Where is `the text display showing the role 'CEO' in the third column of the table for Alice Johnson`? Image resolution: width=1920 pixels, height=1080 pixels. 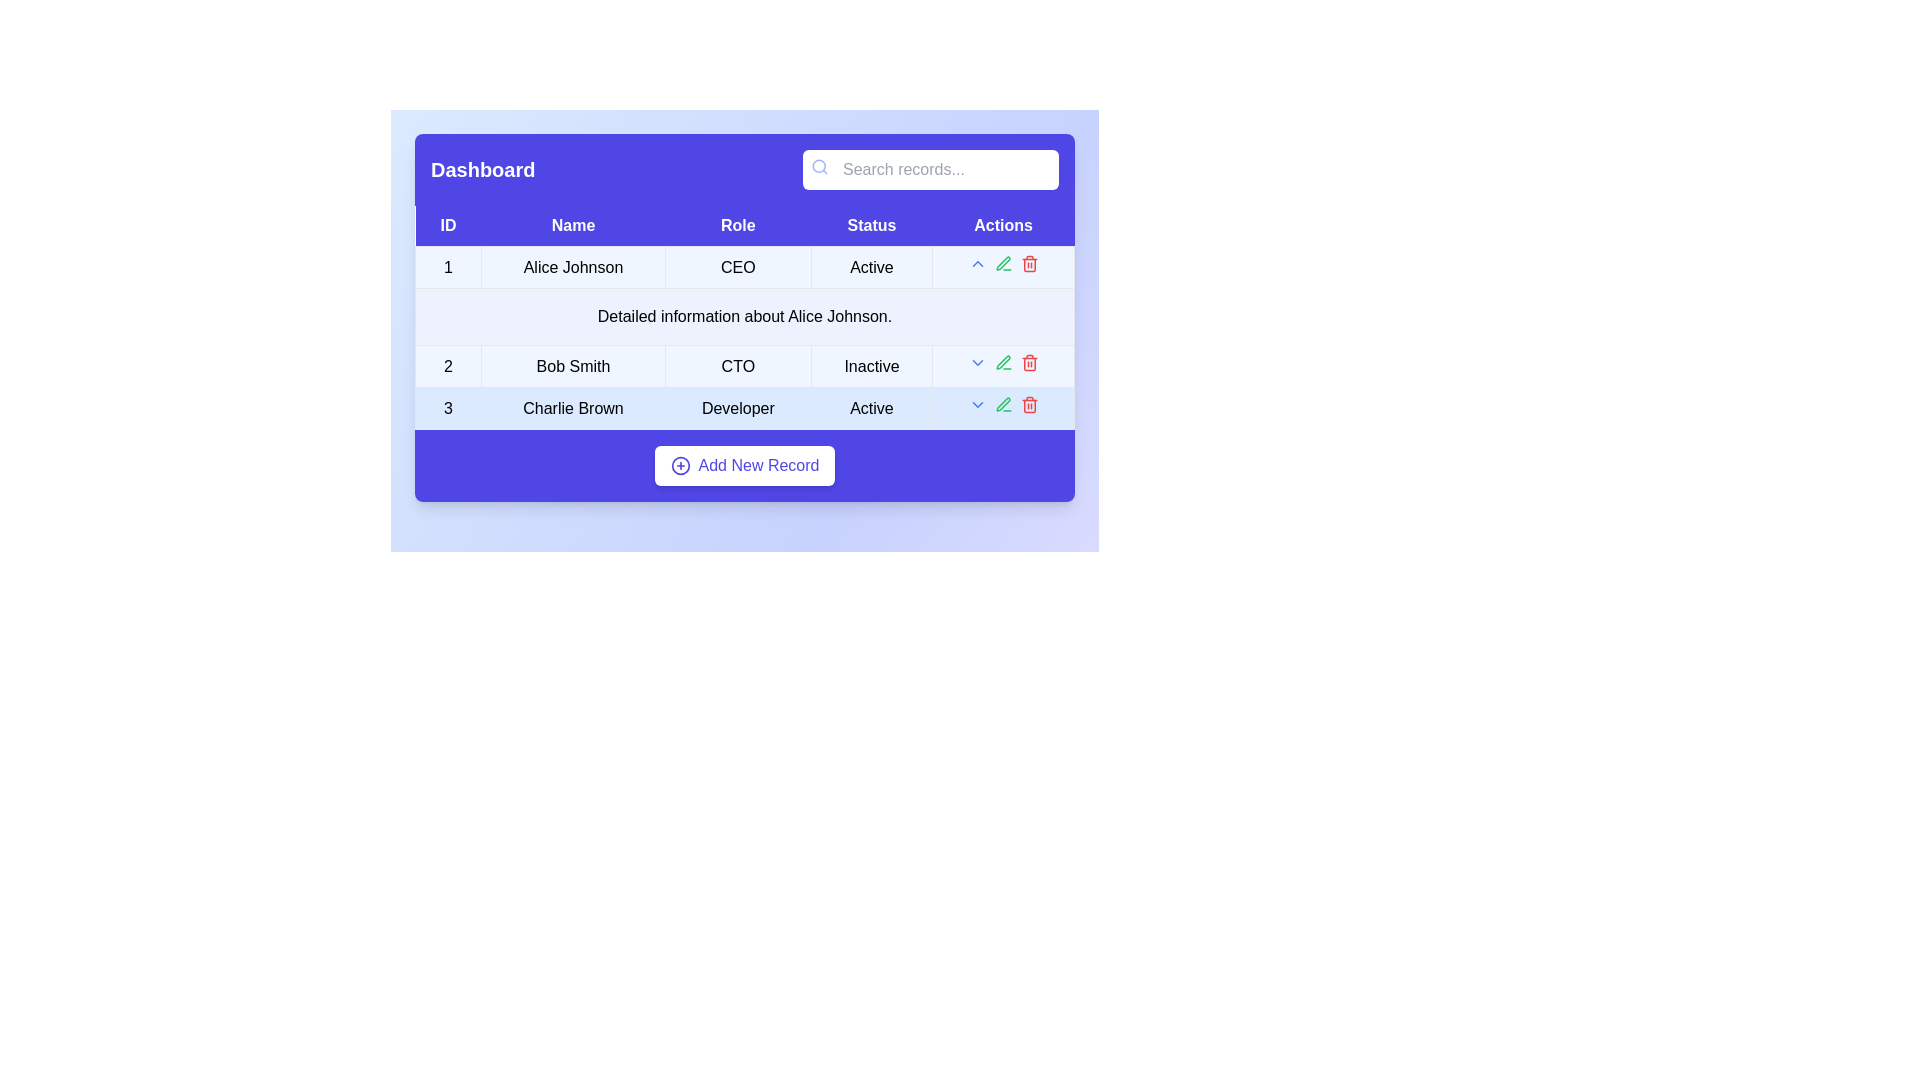
the text display showing the role 'CEO' in the third column of the table for Alice Johnson is located at coordinates (743, 266).